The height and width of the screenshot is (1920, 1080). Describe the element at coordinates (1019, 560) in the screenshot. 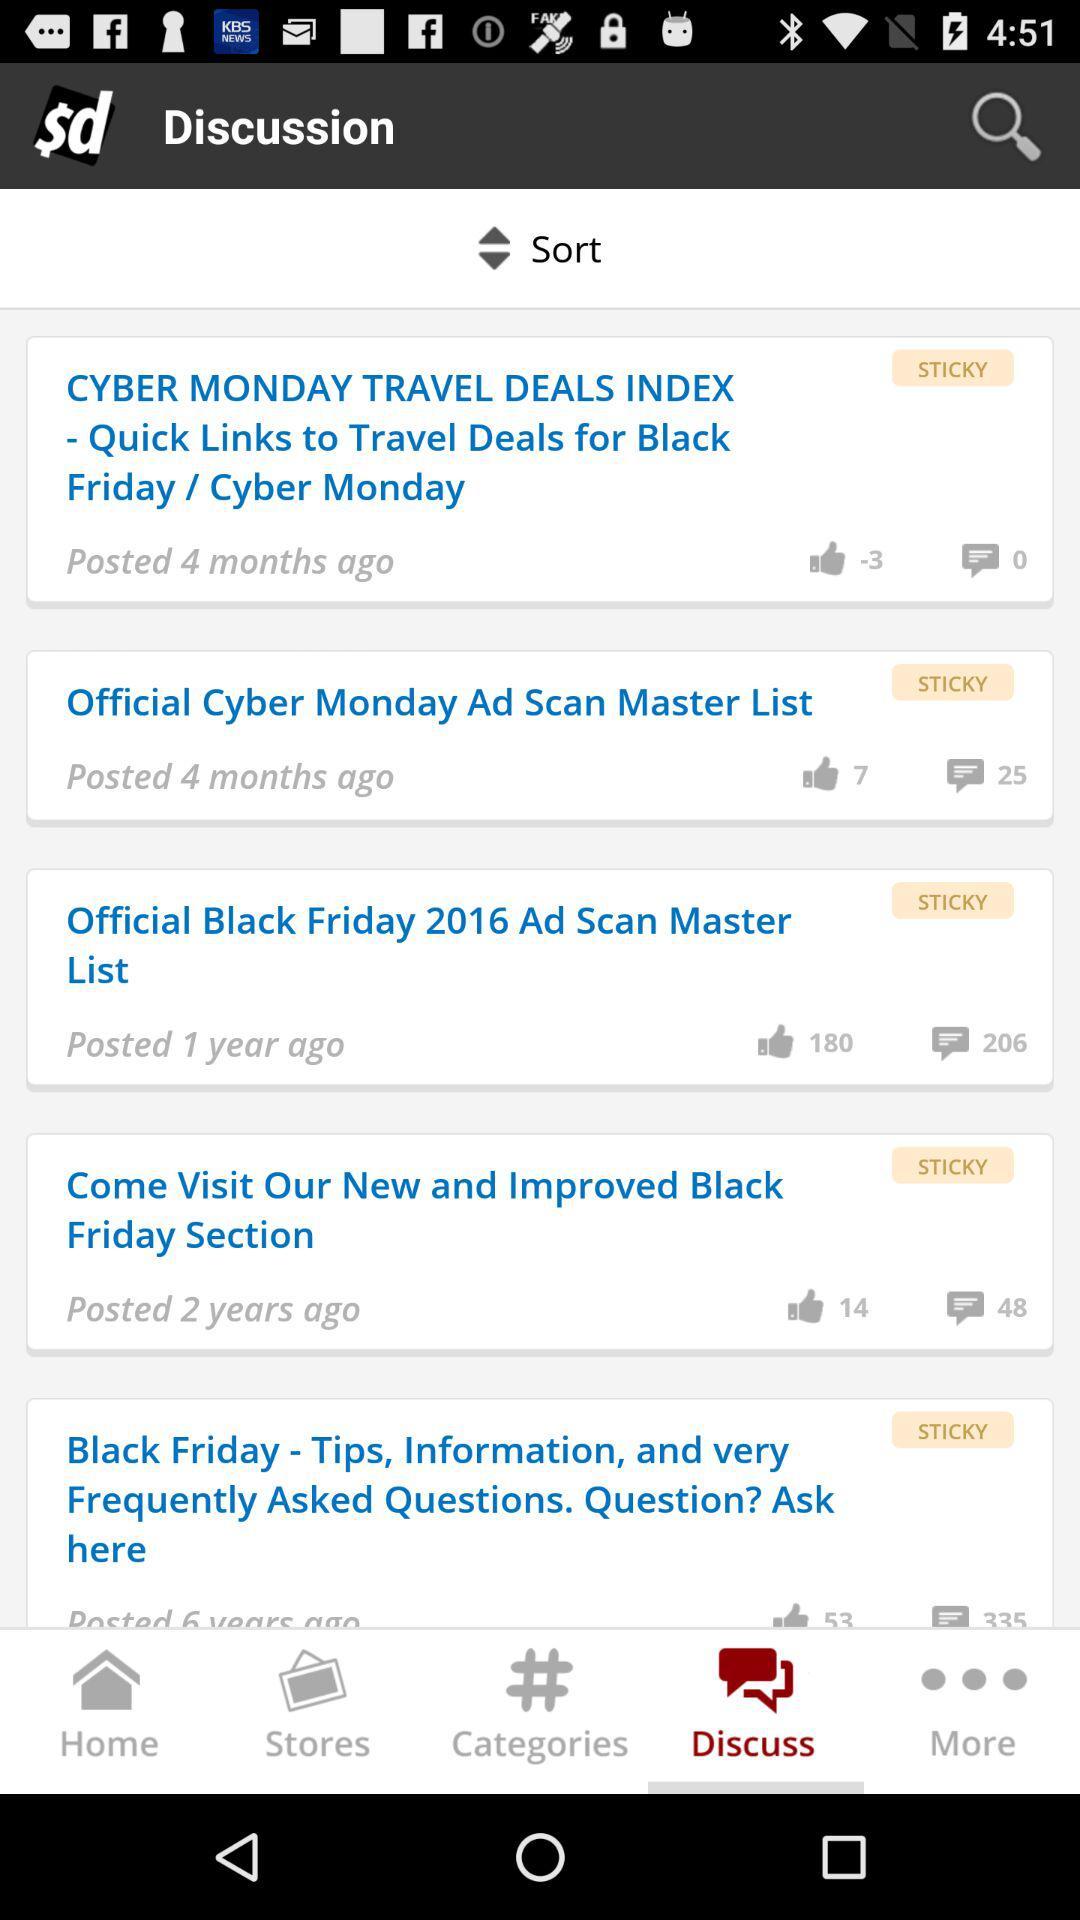

I see `the item below the sticky item` at that location.